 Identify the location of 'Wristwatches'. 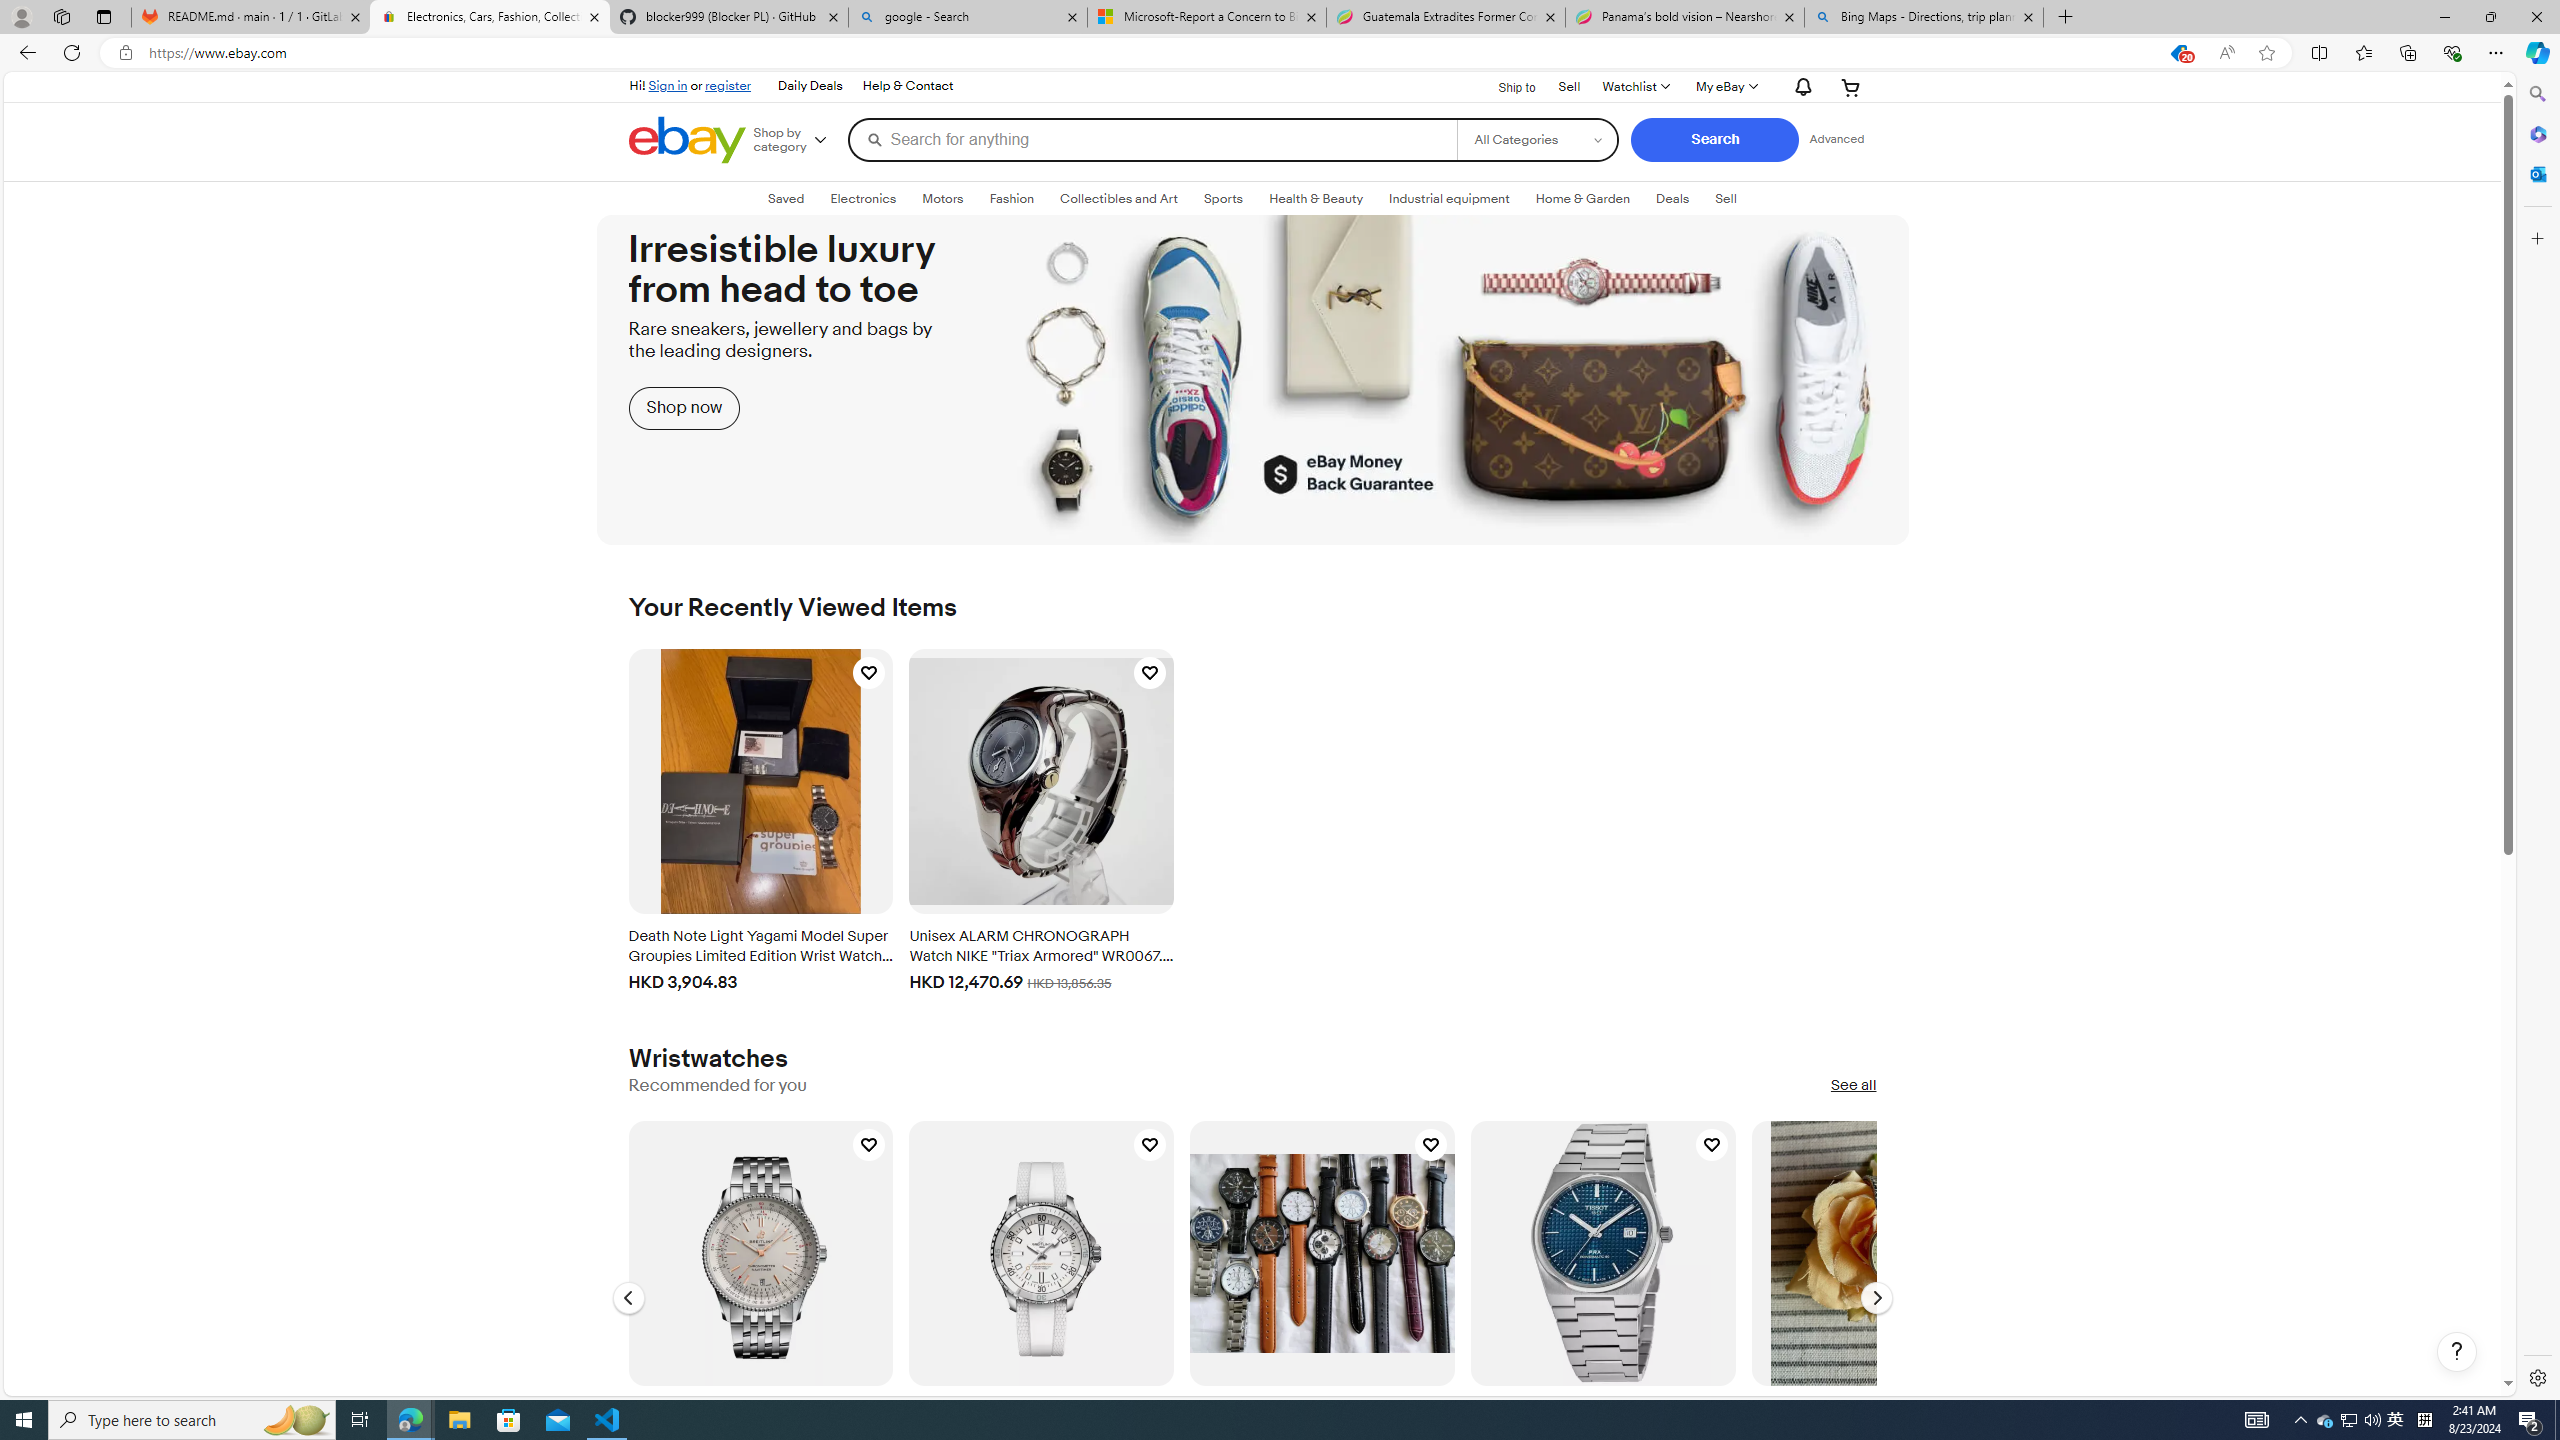
(706, 1058).